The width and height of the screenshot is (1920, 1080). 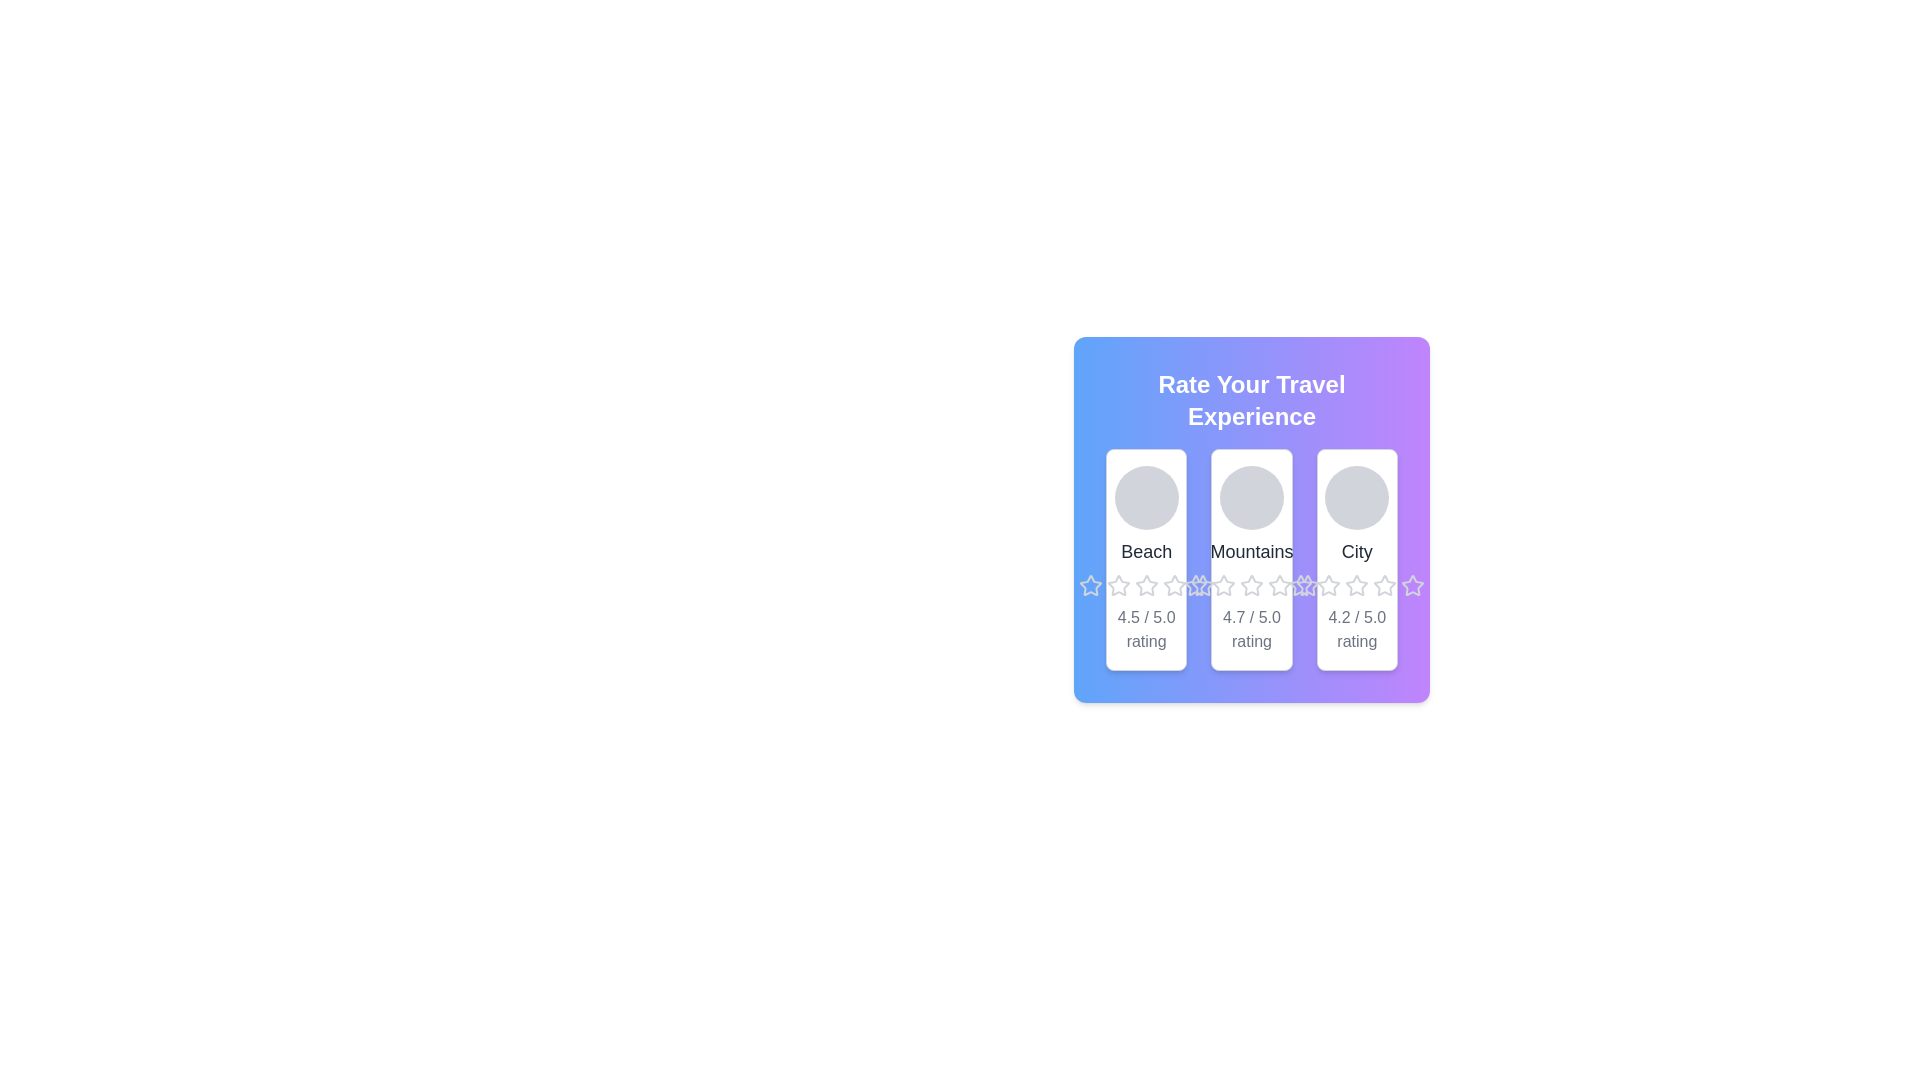 What do you see at coordinates (1384, 585) in the screenshot?
I see `the fifth star icon in the 'Rate Your Travel Experience' interface, located under the 'City' column` at bounding box center [1384, 585].